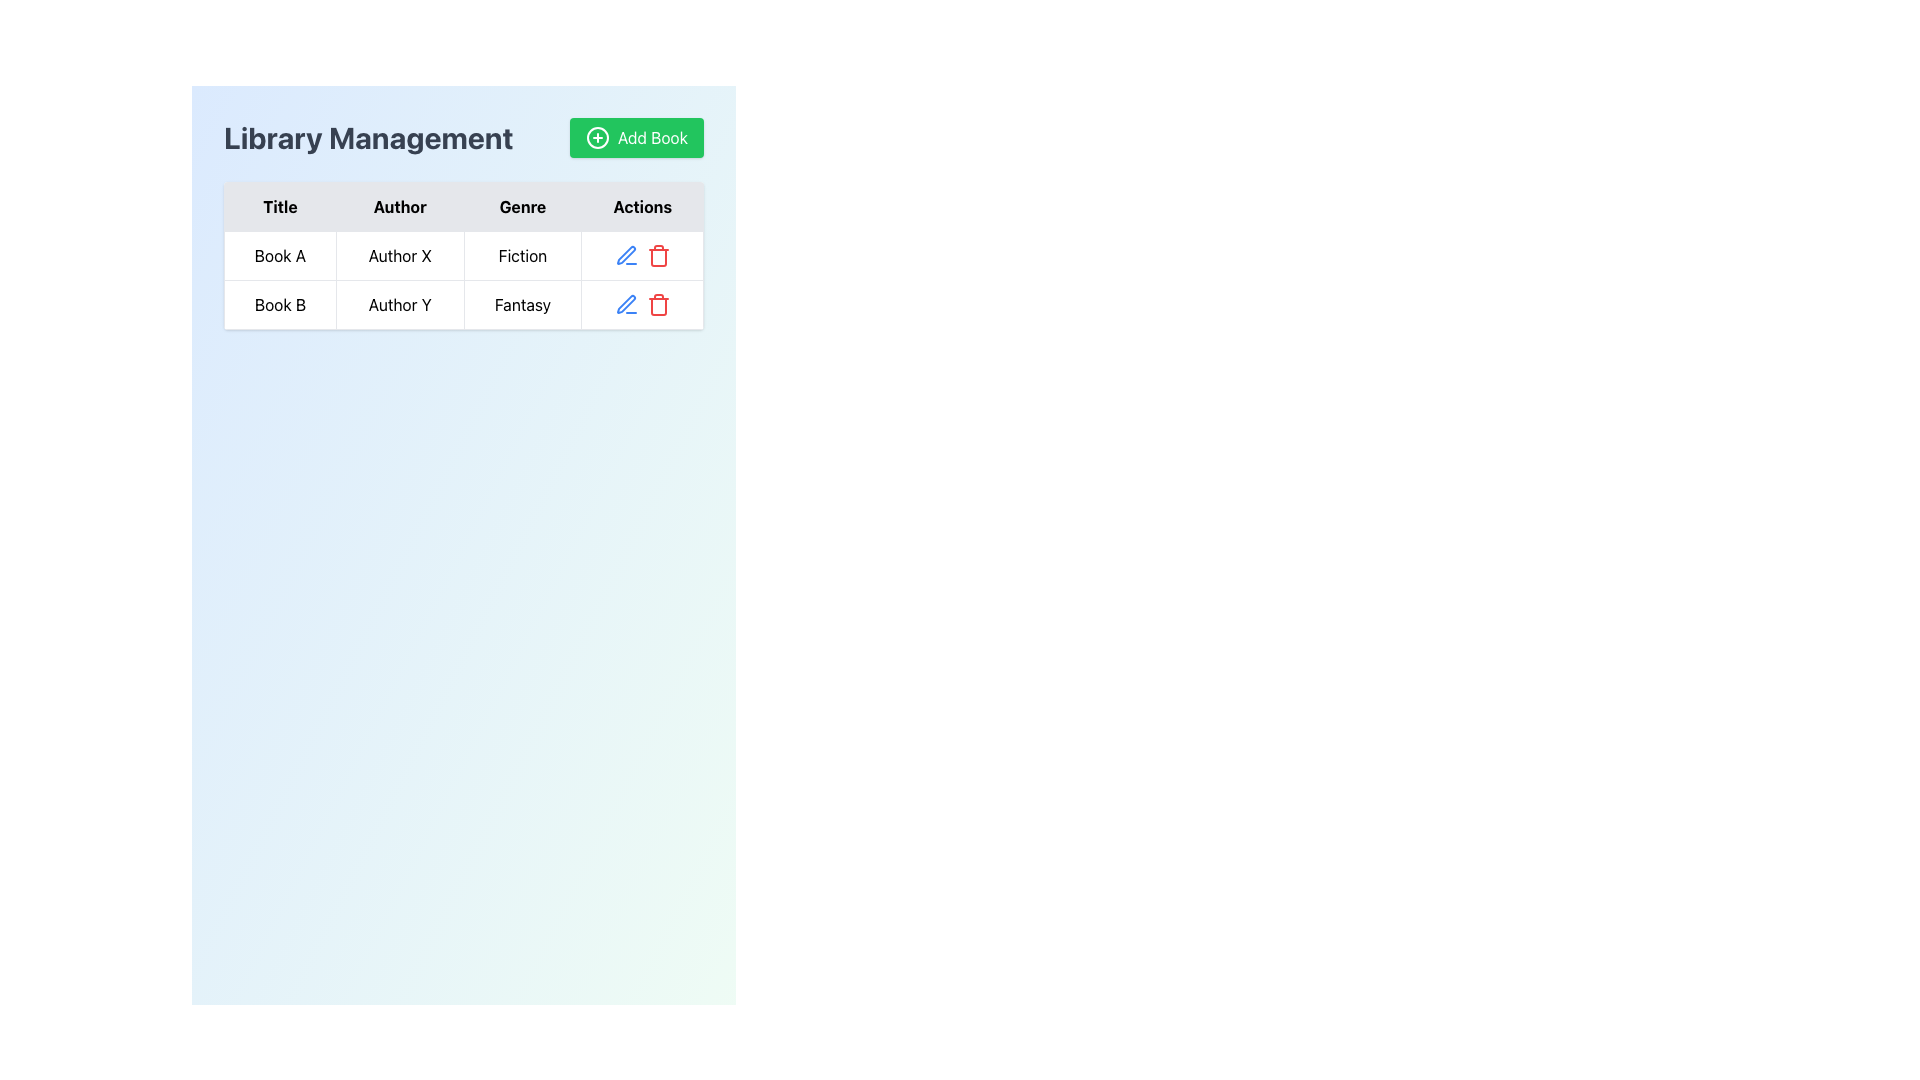 This screenshot has width=1920, height=1080. Describe the element at coordinates (279, 254) in the screenshot. I see `the text label displaying 'Book A' in bold font, located in the first row of the table under the 'Title' column of the 'Library Management' interface` at that location.